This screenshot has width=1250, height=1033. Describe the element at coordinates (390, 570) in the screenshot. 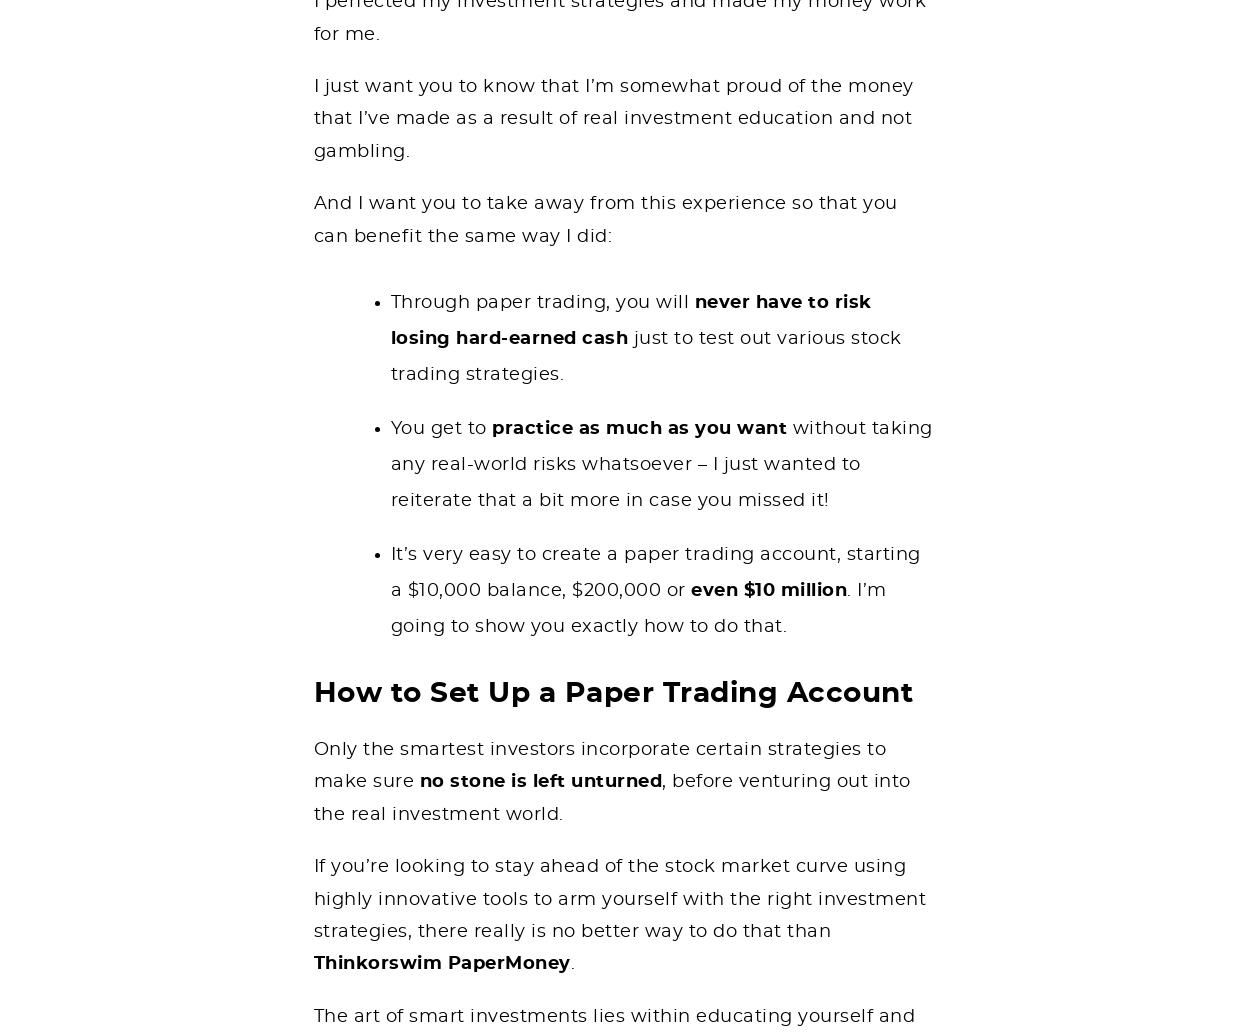

I see `'It’s very easy to create a paper trading account, starting a $10,000 balance, $200,000 or'` at that location.